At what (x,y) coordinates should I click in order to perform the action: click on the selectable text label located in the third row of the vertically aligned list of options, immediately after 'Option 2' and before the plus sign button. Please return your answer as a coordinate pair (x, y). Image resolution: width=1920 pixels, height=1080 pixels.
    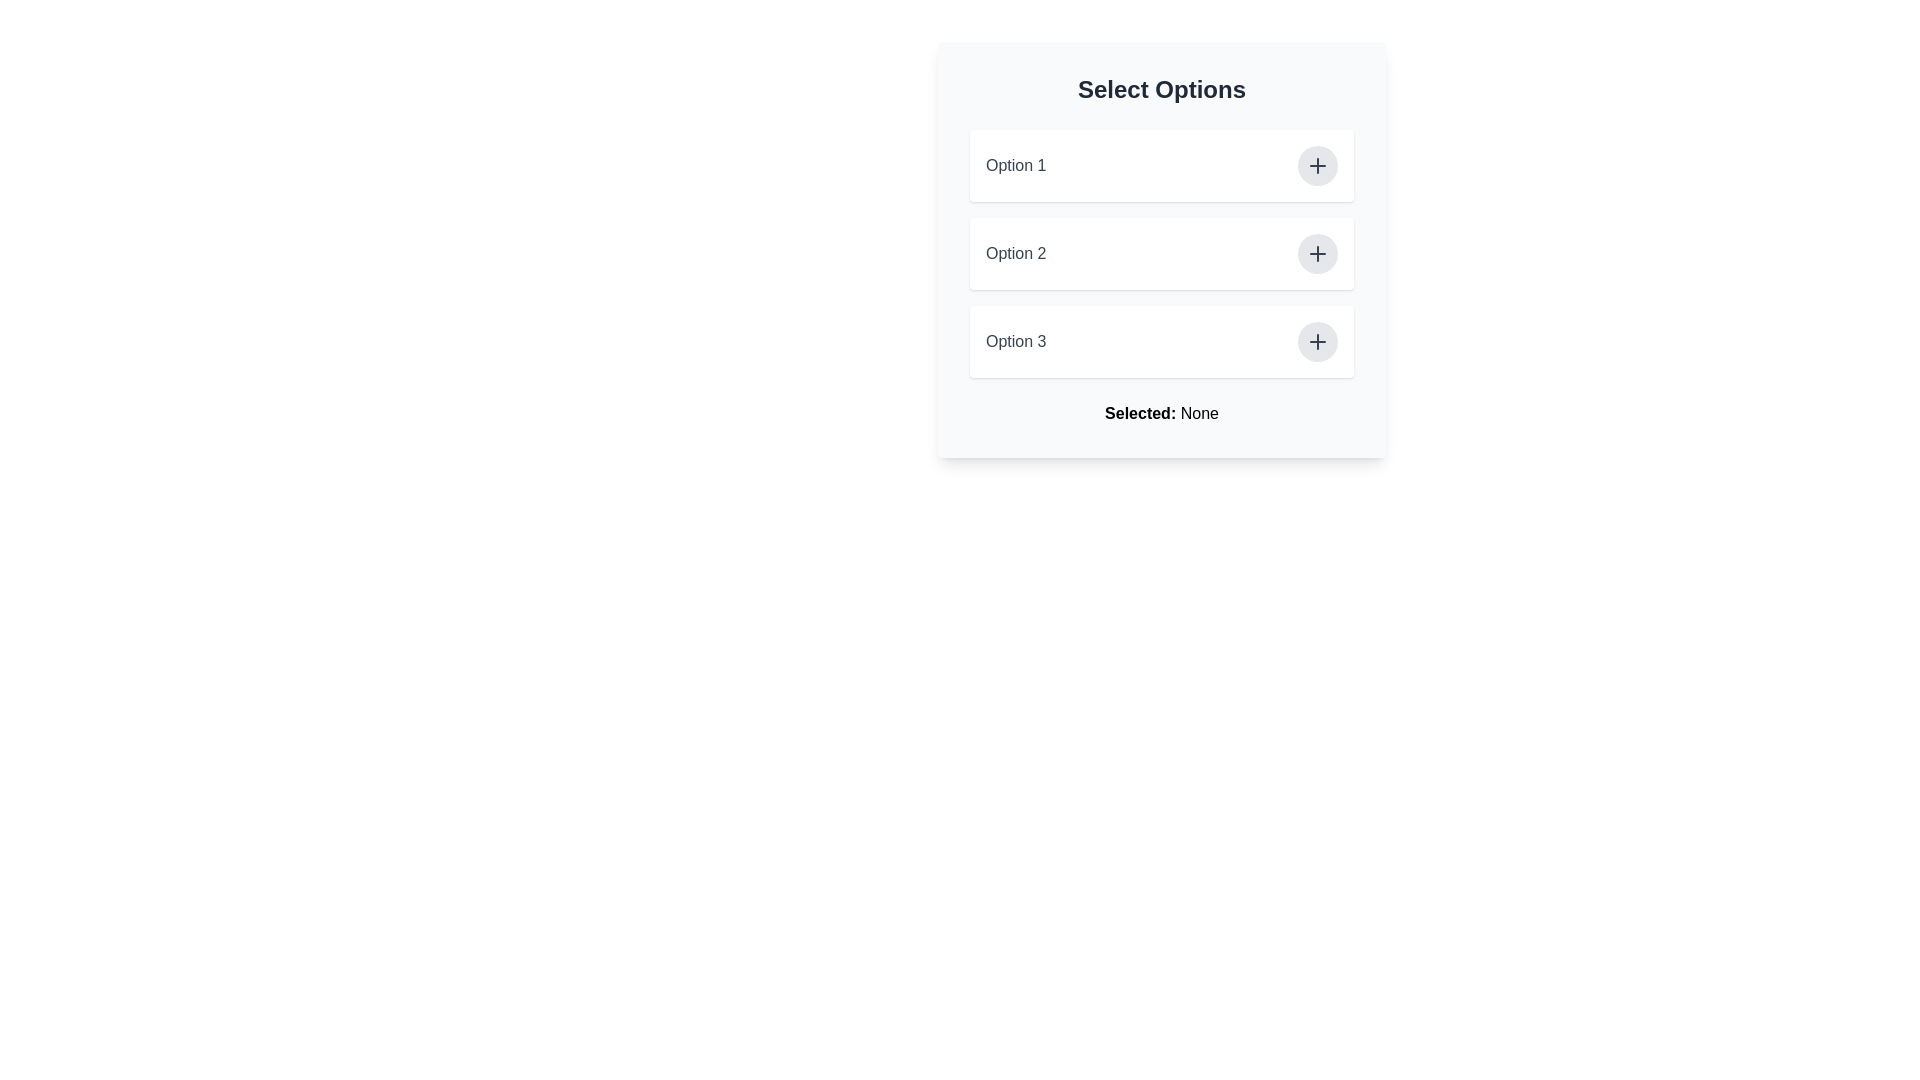
    Looking at the image, I should click on (1016, 341).